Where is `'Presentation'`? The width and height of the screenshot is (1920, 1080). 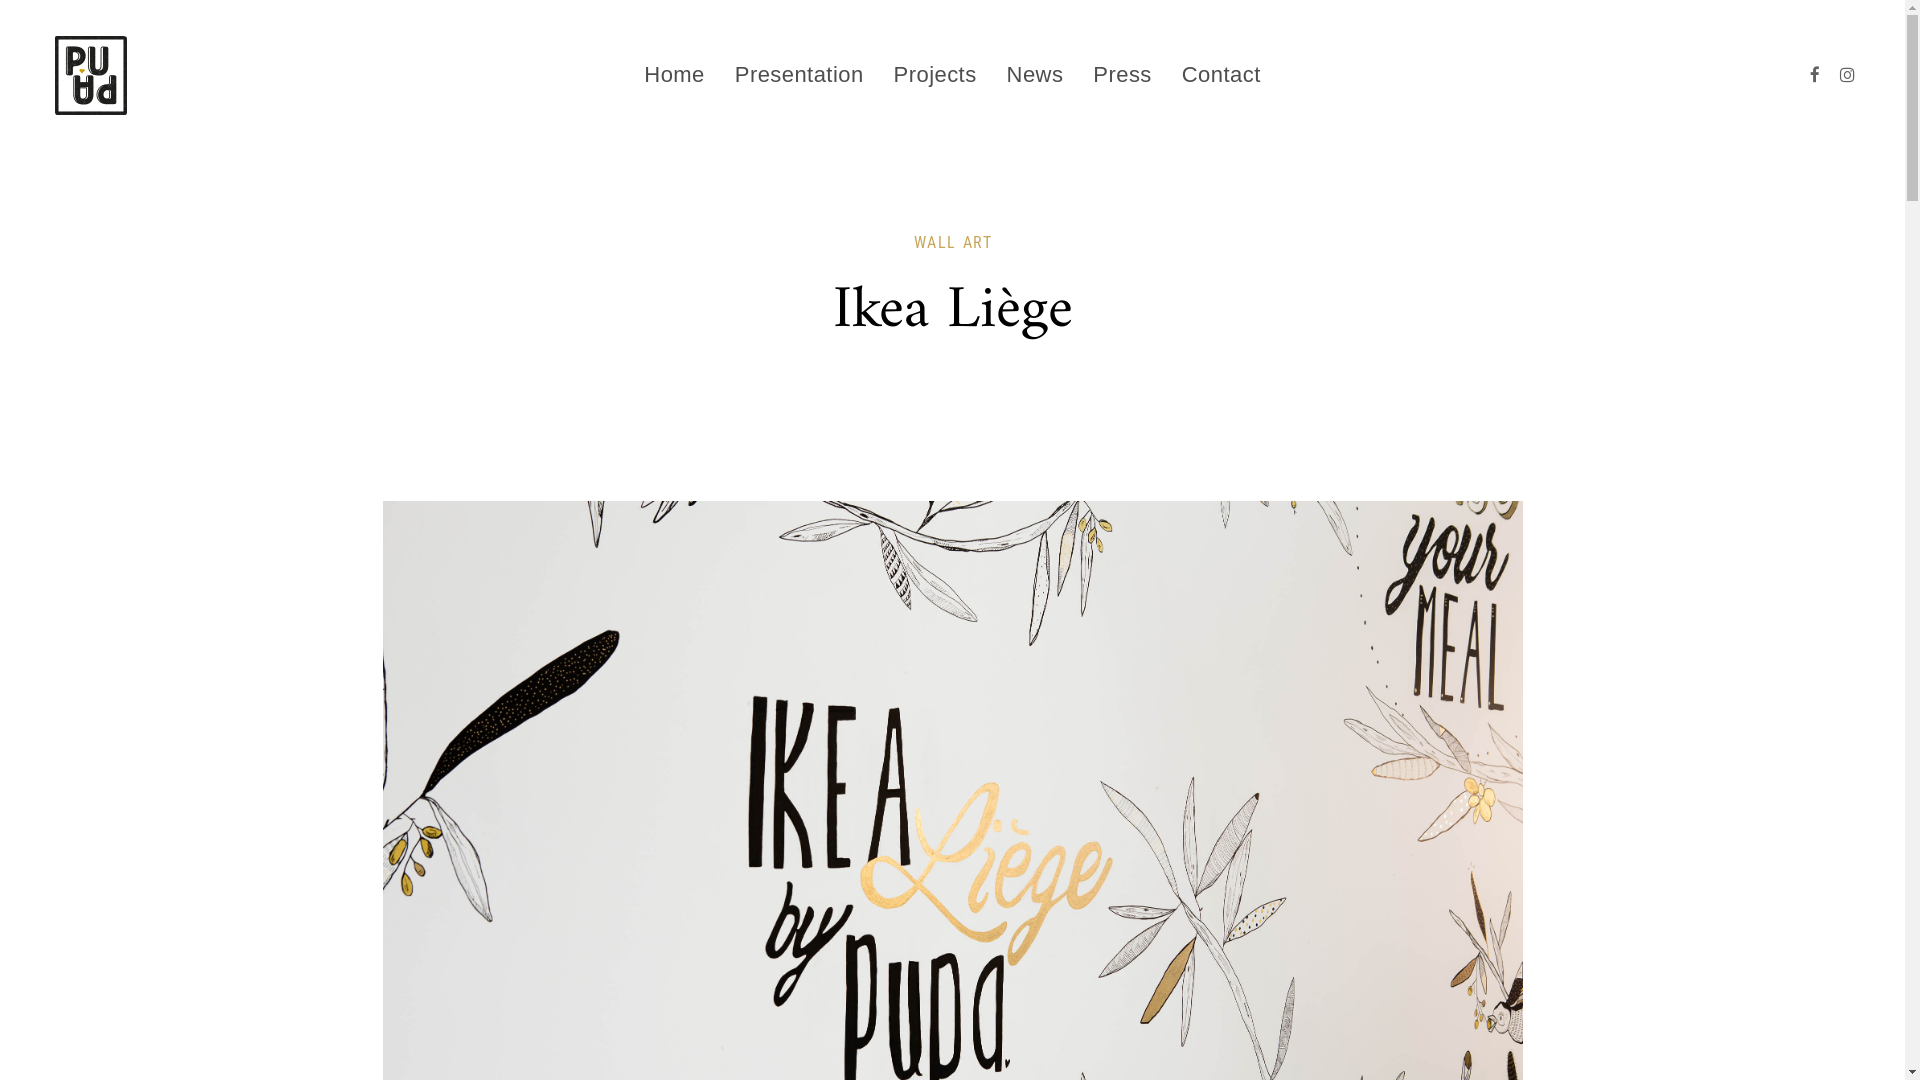 'Presentation' is located at coordinates (798, 73).